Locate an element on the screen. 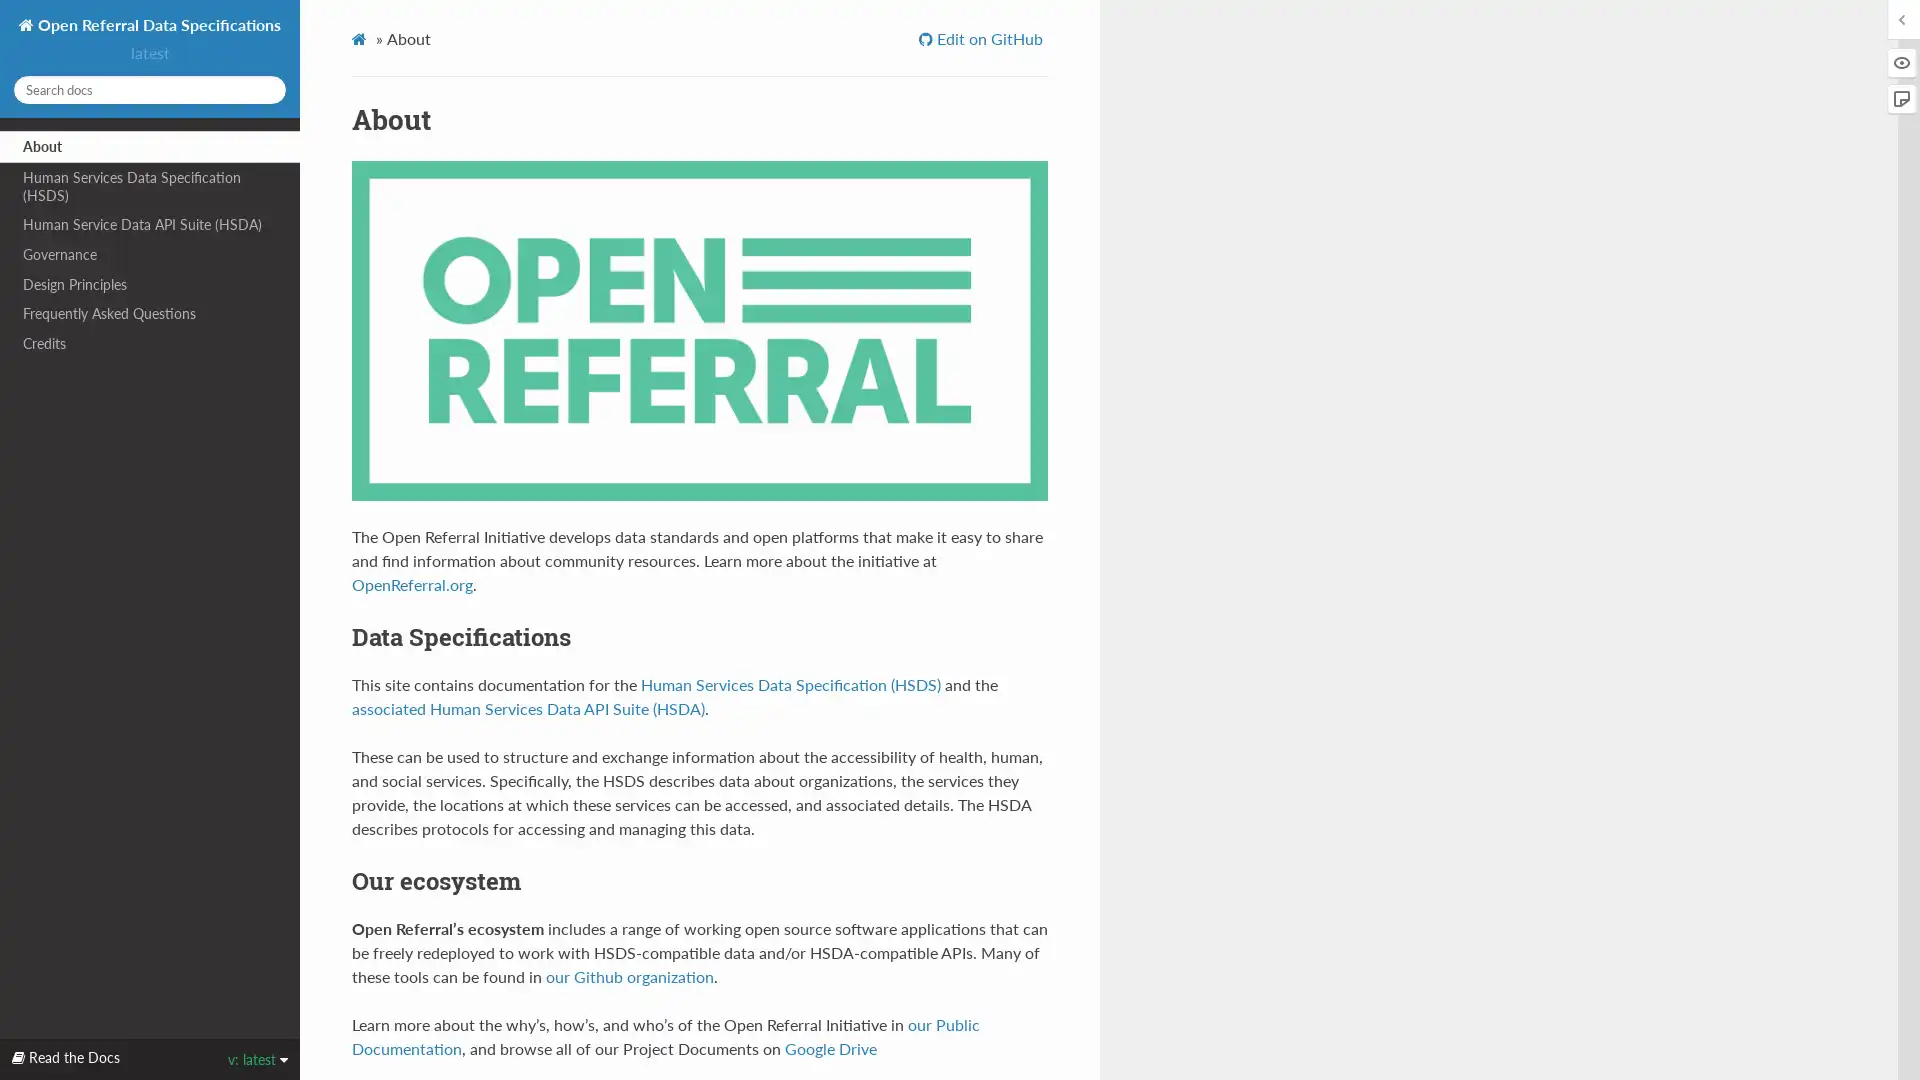 This screenshot has width=1920, height=1080. New page note is located at coordinates (1900, 99).